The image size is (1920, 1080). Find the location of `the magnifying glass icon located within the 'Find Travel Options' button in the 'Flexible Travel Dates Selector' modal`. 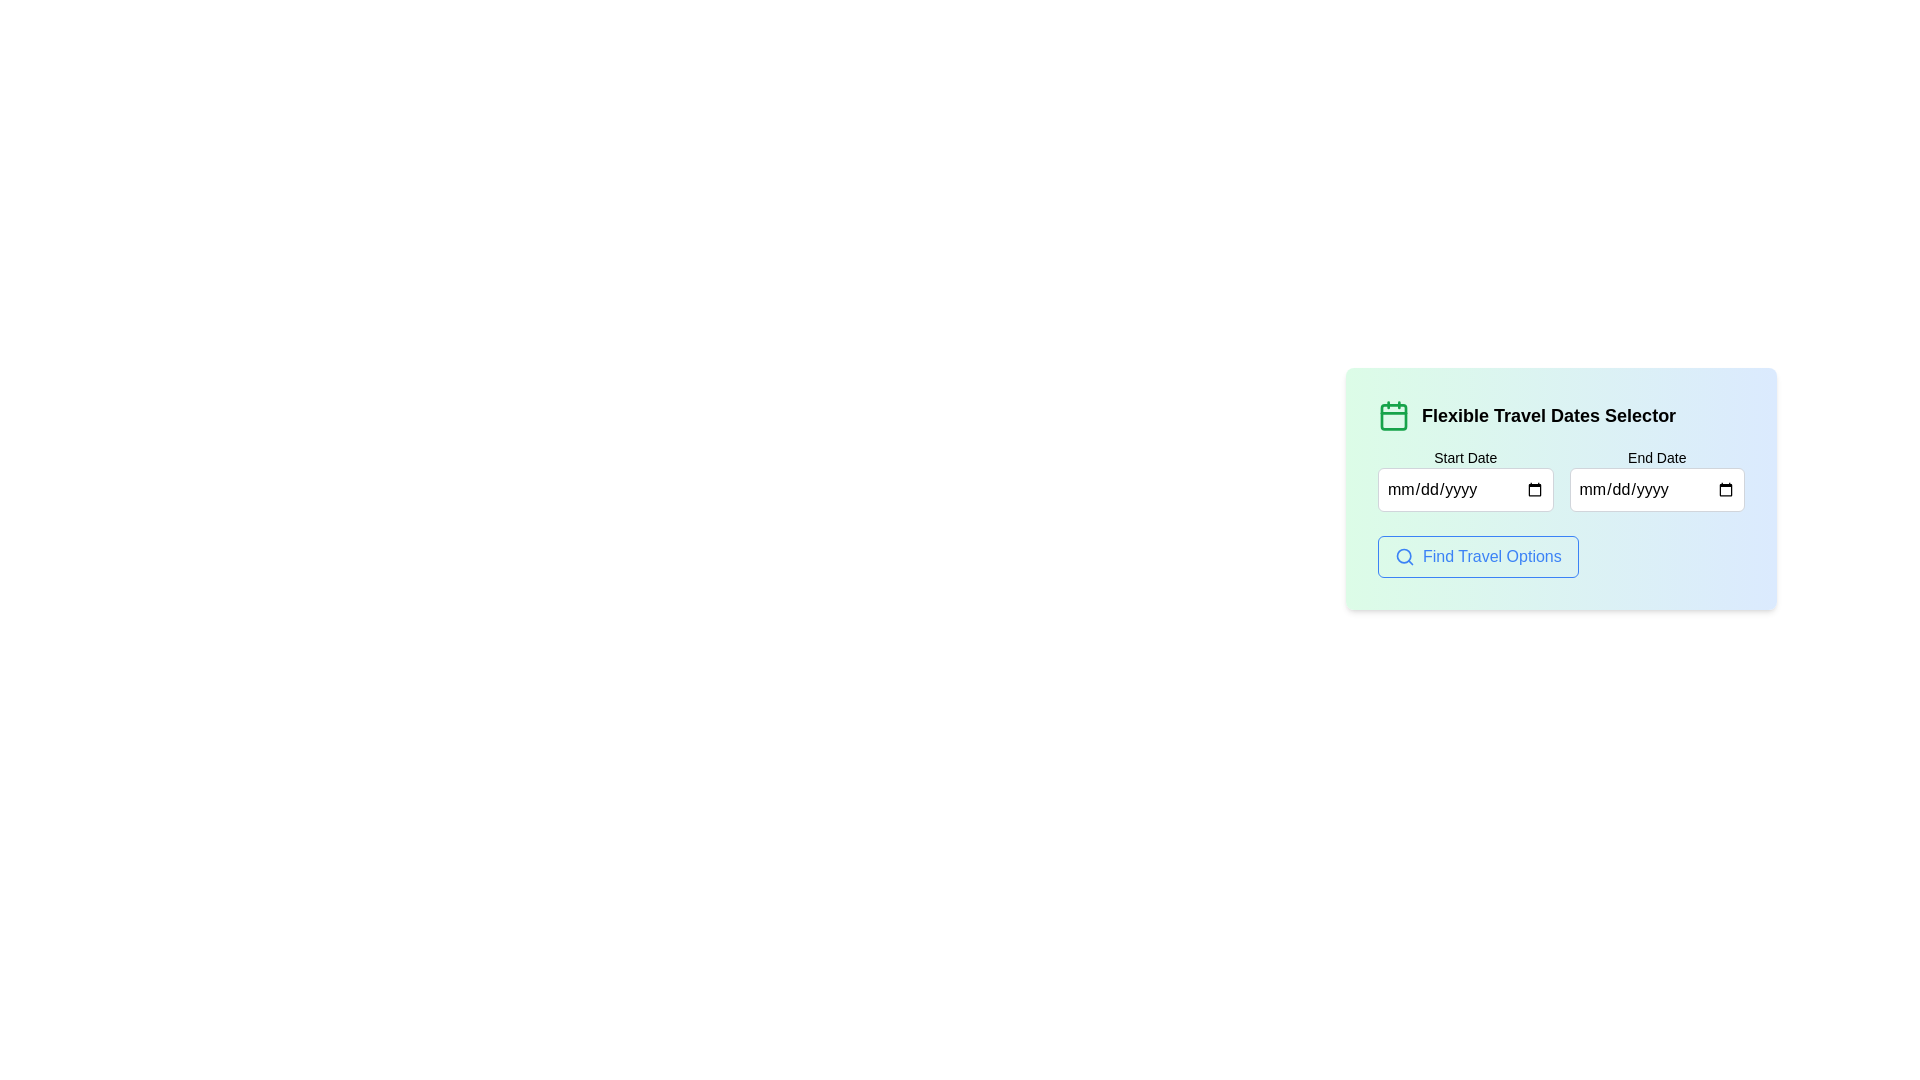

the magnifying glass icon located within the 'Find Travel Options' button in the 'Flexible Travel Dates Selector' modal is located at coordinates (1404, 556).